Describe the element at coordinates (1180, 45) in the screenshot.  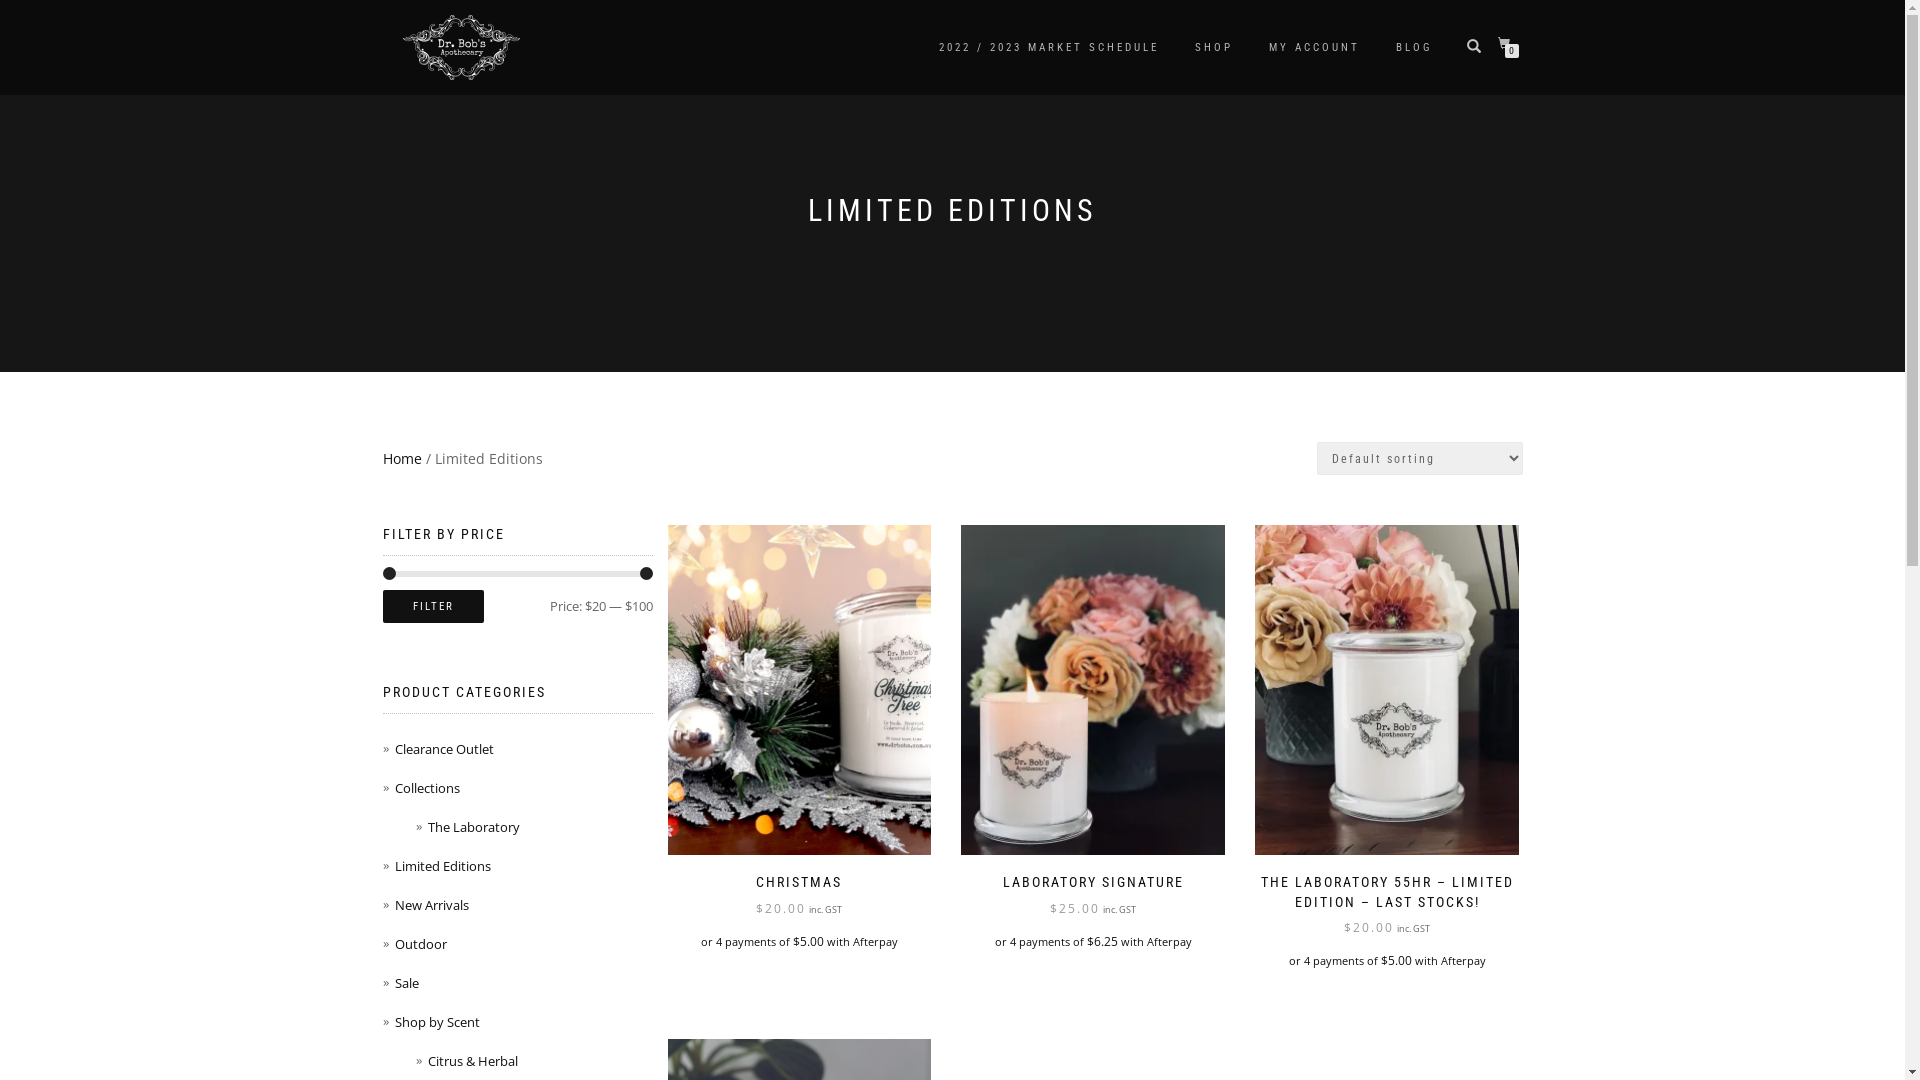
I see `'SHOP'` at that location.